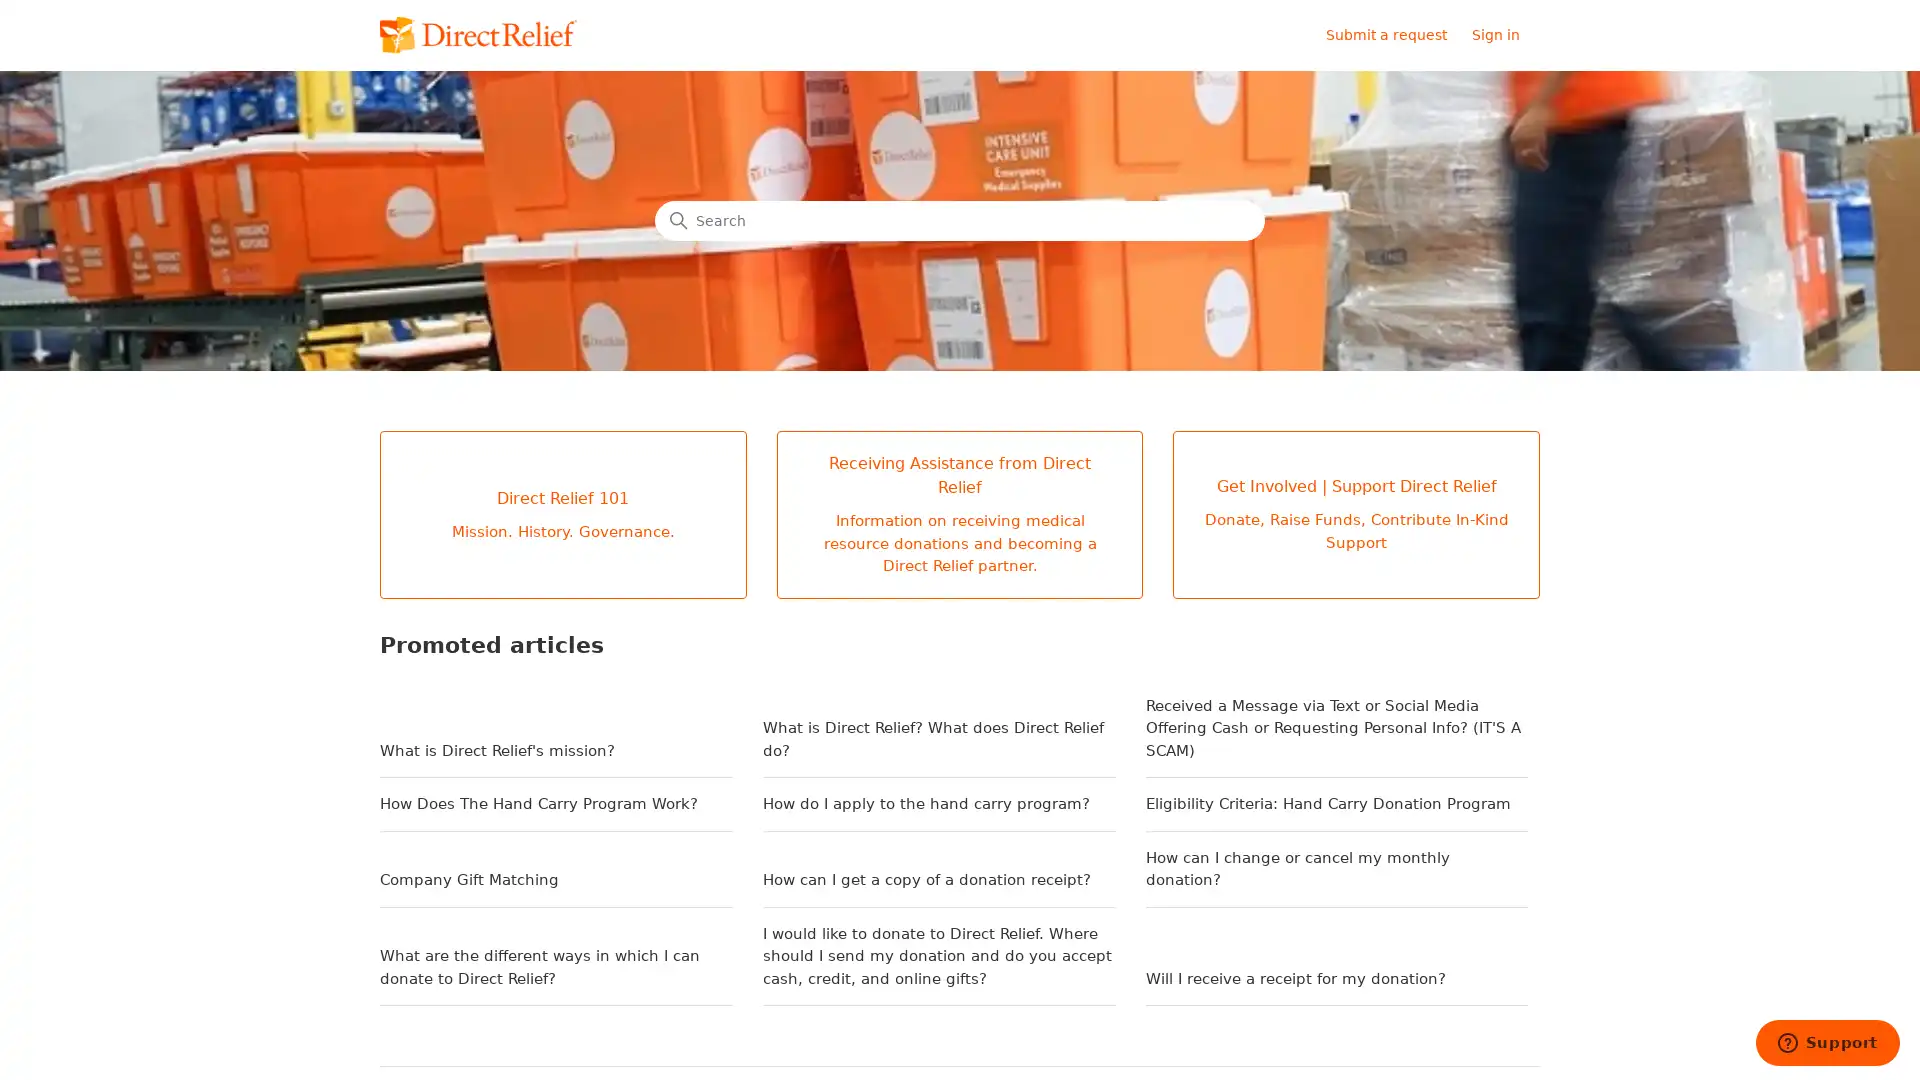  What do you see at coordinates (1506, 35) in the screenshot?
I see `Sign in` at bounding box center [1506, 35].